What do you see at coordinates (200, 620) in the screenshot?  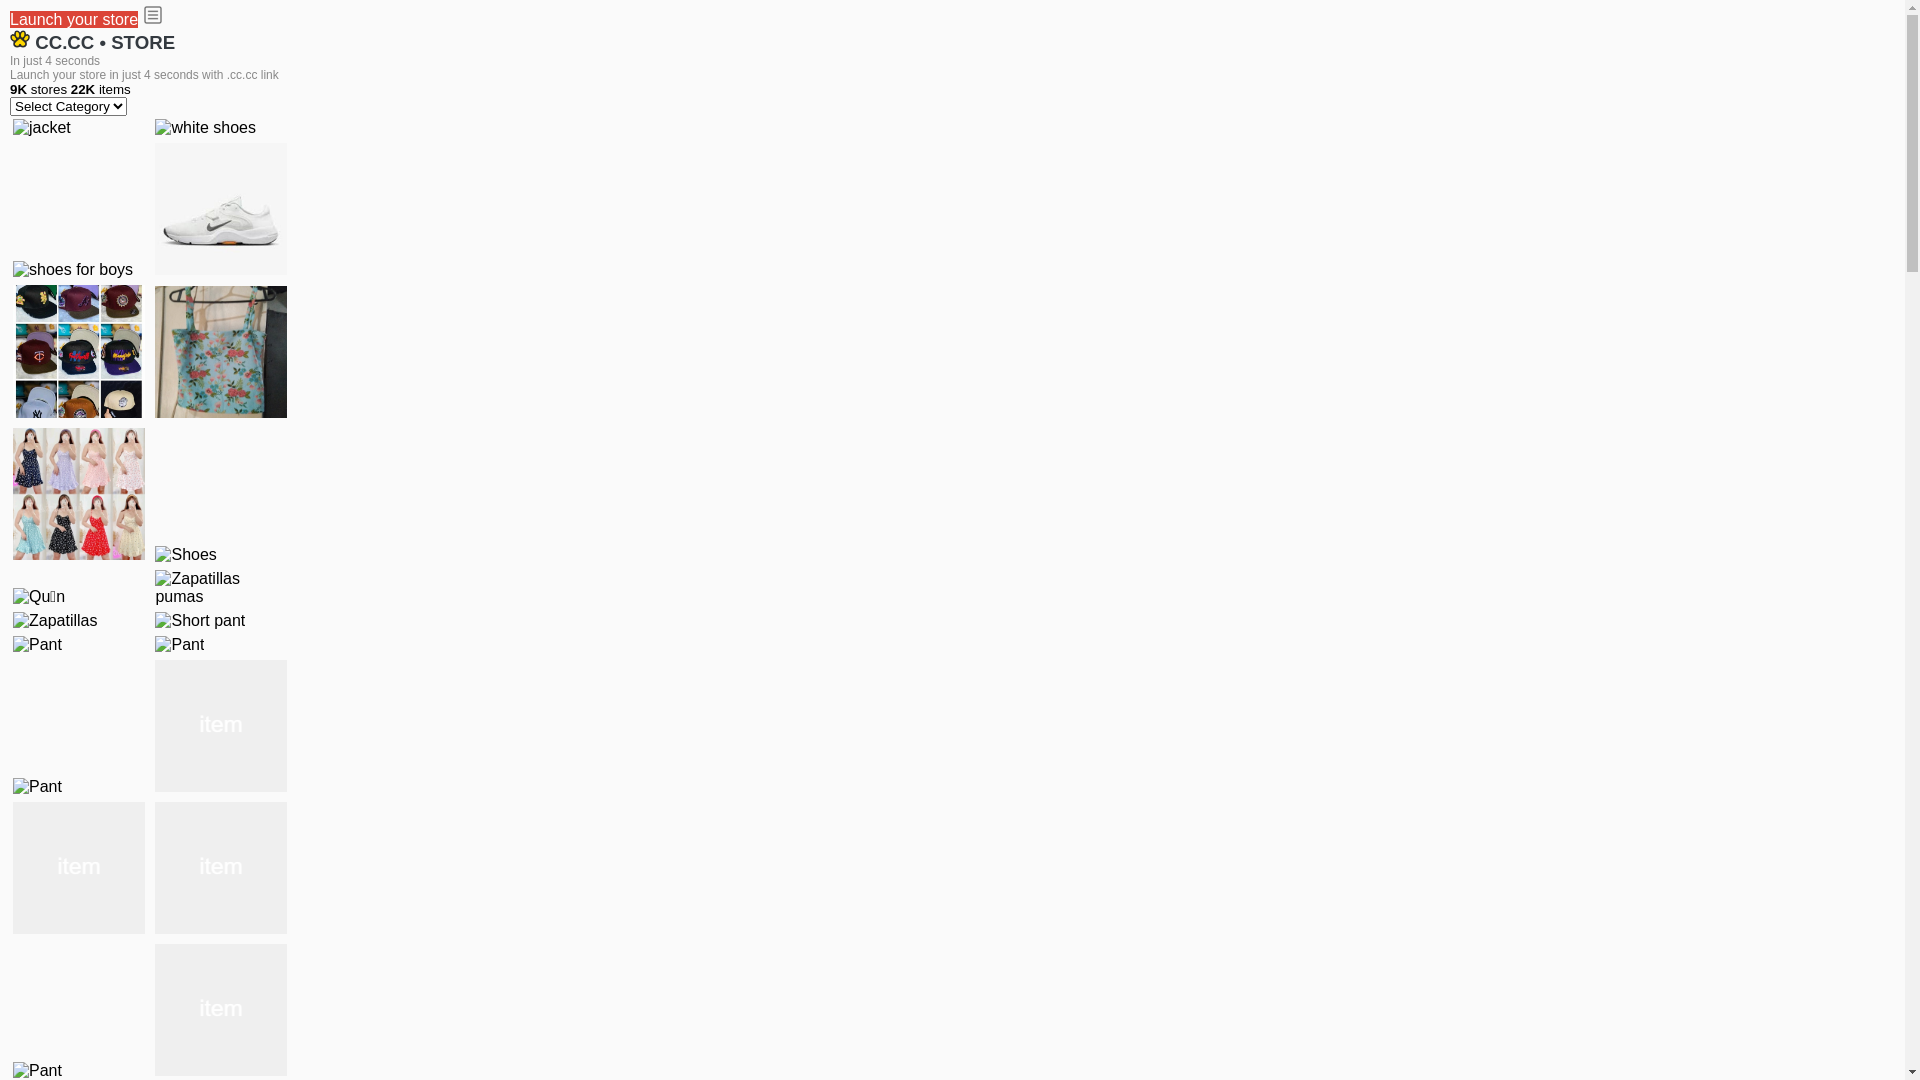 I see `'Short pant'` at bounding box center [200, 620].